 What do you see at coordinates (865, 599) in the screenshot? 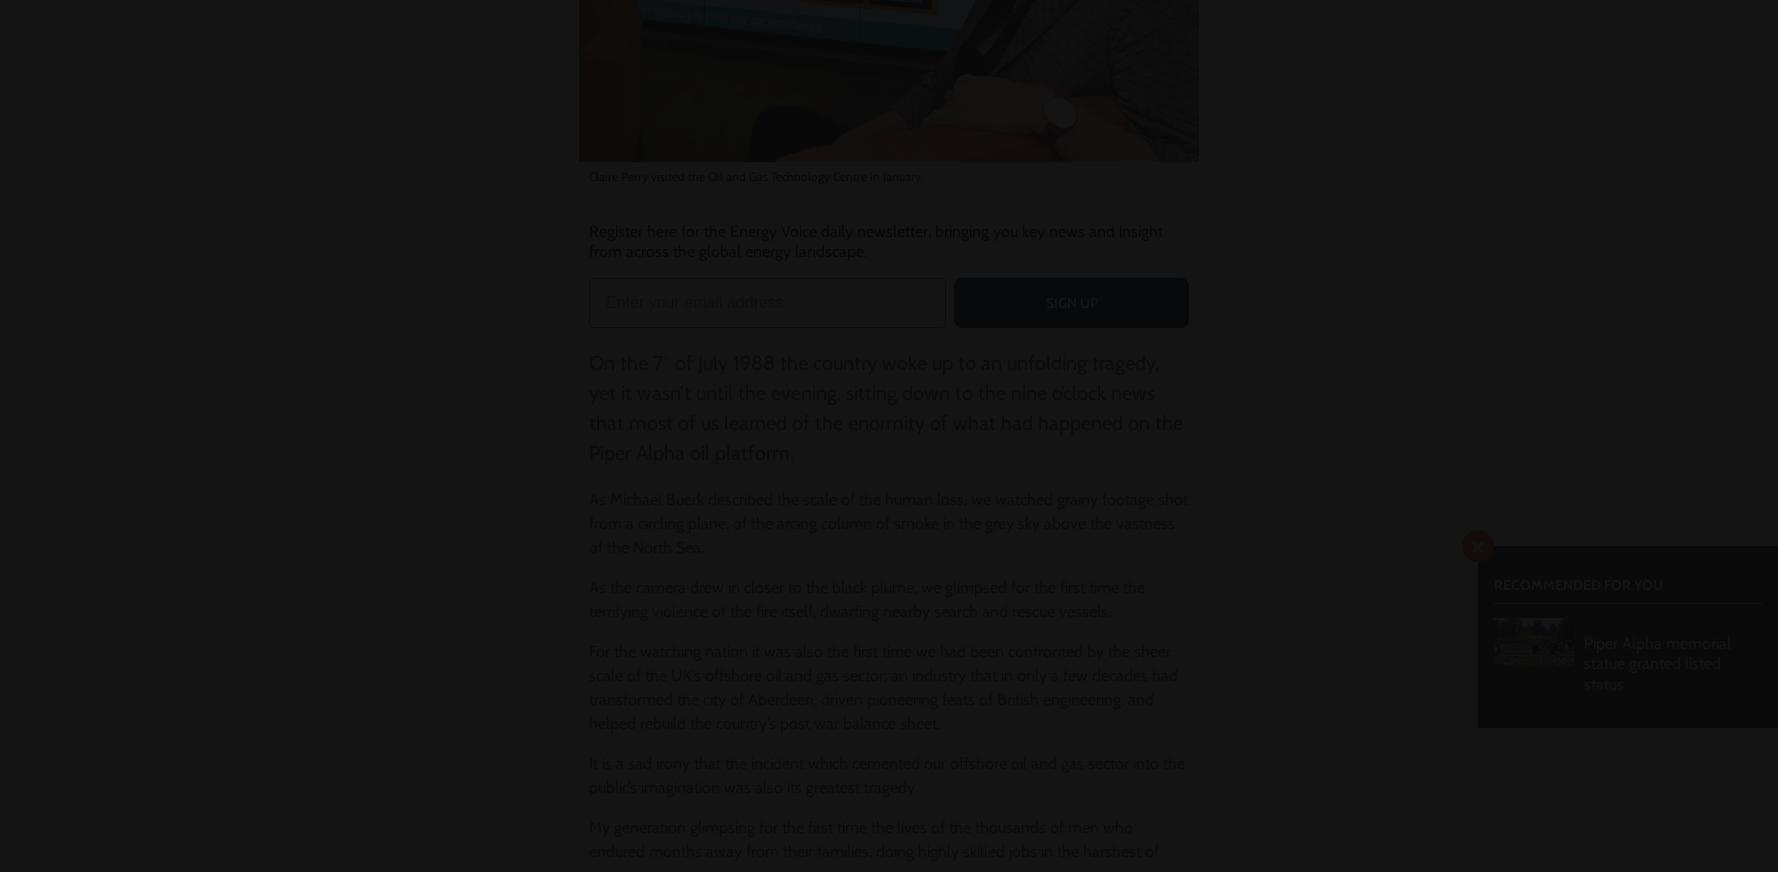
I see `'As the camera drew in closer to the black plume, we glimpsed for the first time the terrifying violence of the fire itself, dwarfing nearby search and rescue vessels.'` at bounding box center [865, 599].